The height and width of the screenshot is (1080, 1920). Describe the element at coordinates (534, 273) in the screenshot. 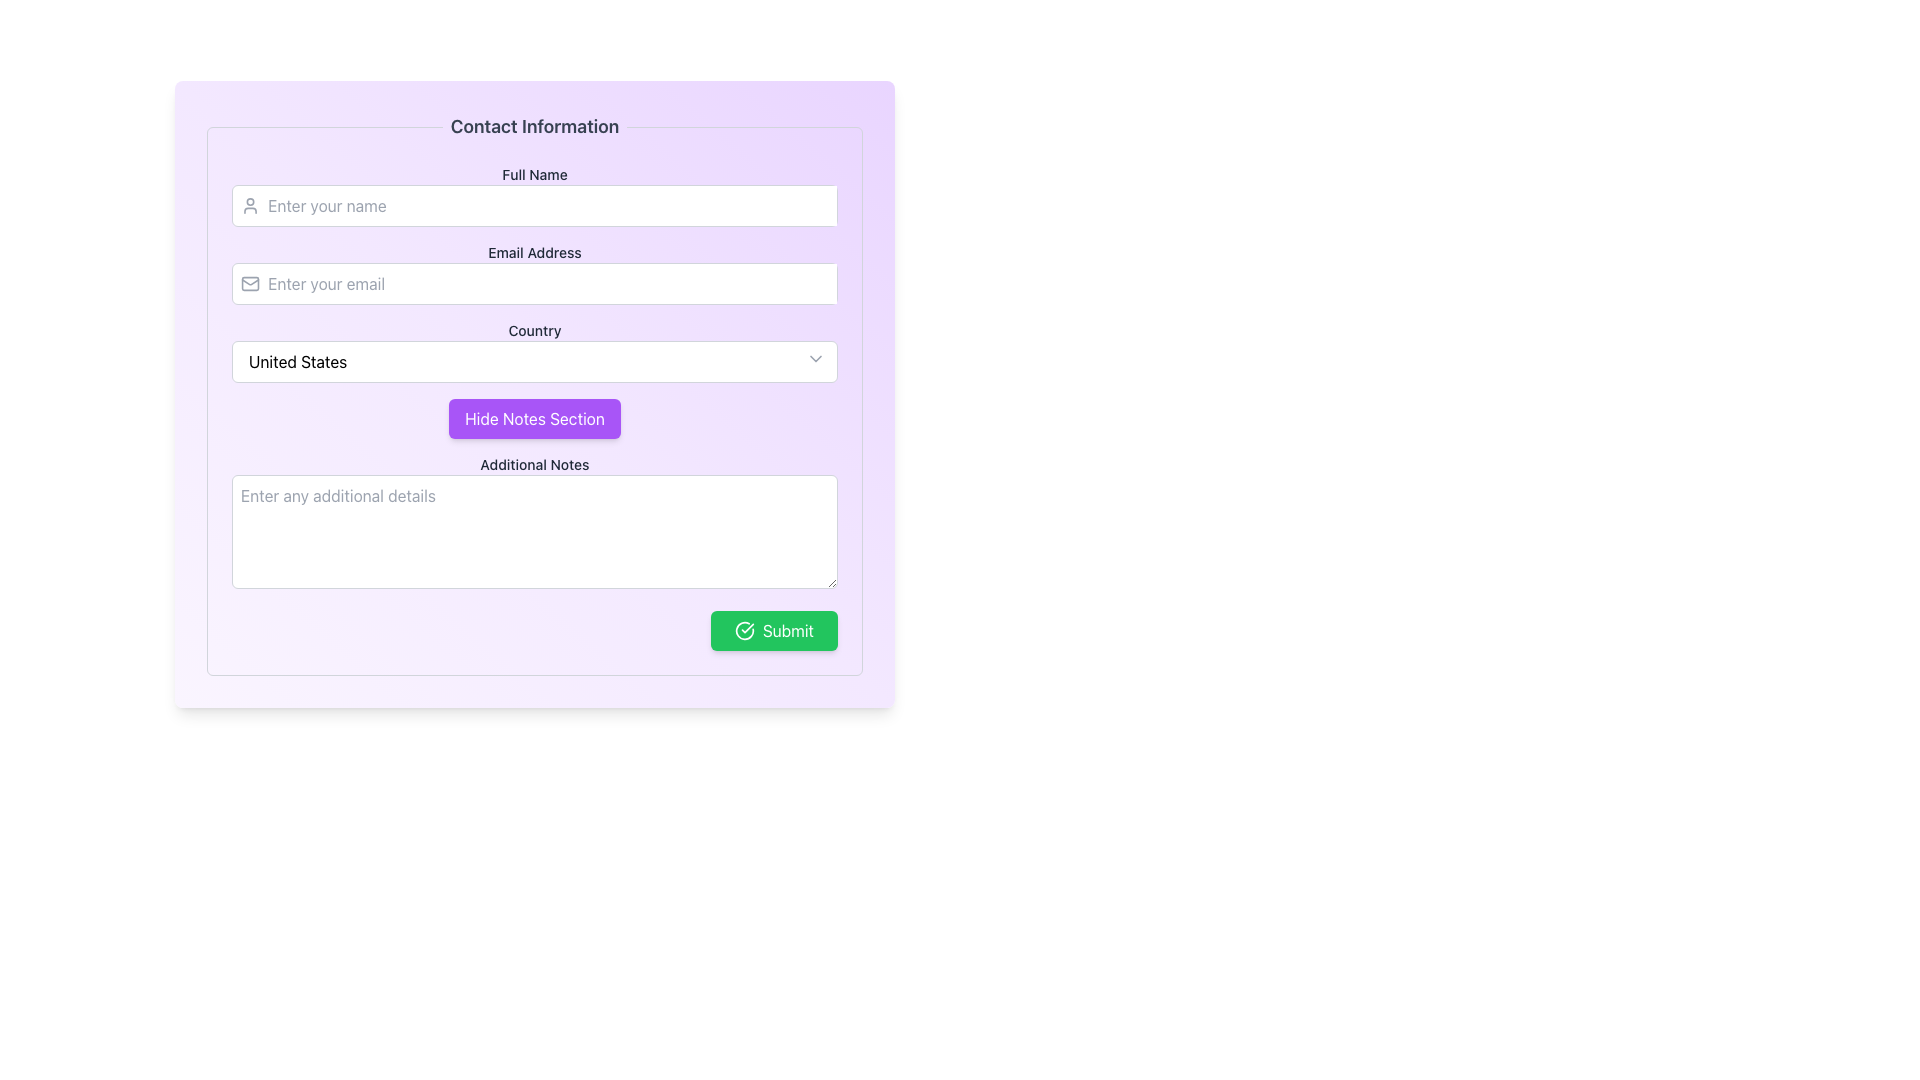

I see `the Email Input Field located below the 'Full Name' input field and above the 'Country' dropdown menu in the 'Contact Information' section` at that location.